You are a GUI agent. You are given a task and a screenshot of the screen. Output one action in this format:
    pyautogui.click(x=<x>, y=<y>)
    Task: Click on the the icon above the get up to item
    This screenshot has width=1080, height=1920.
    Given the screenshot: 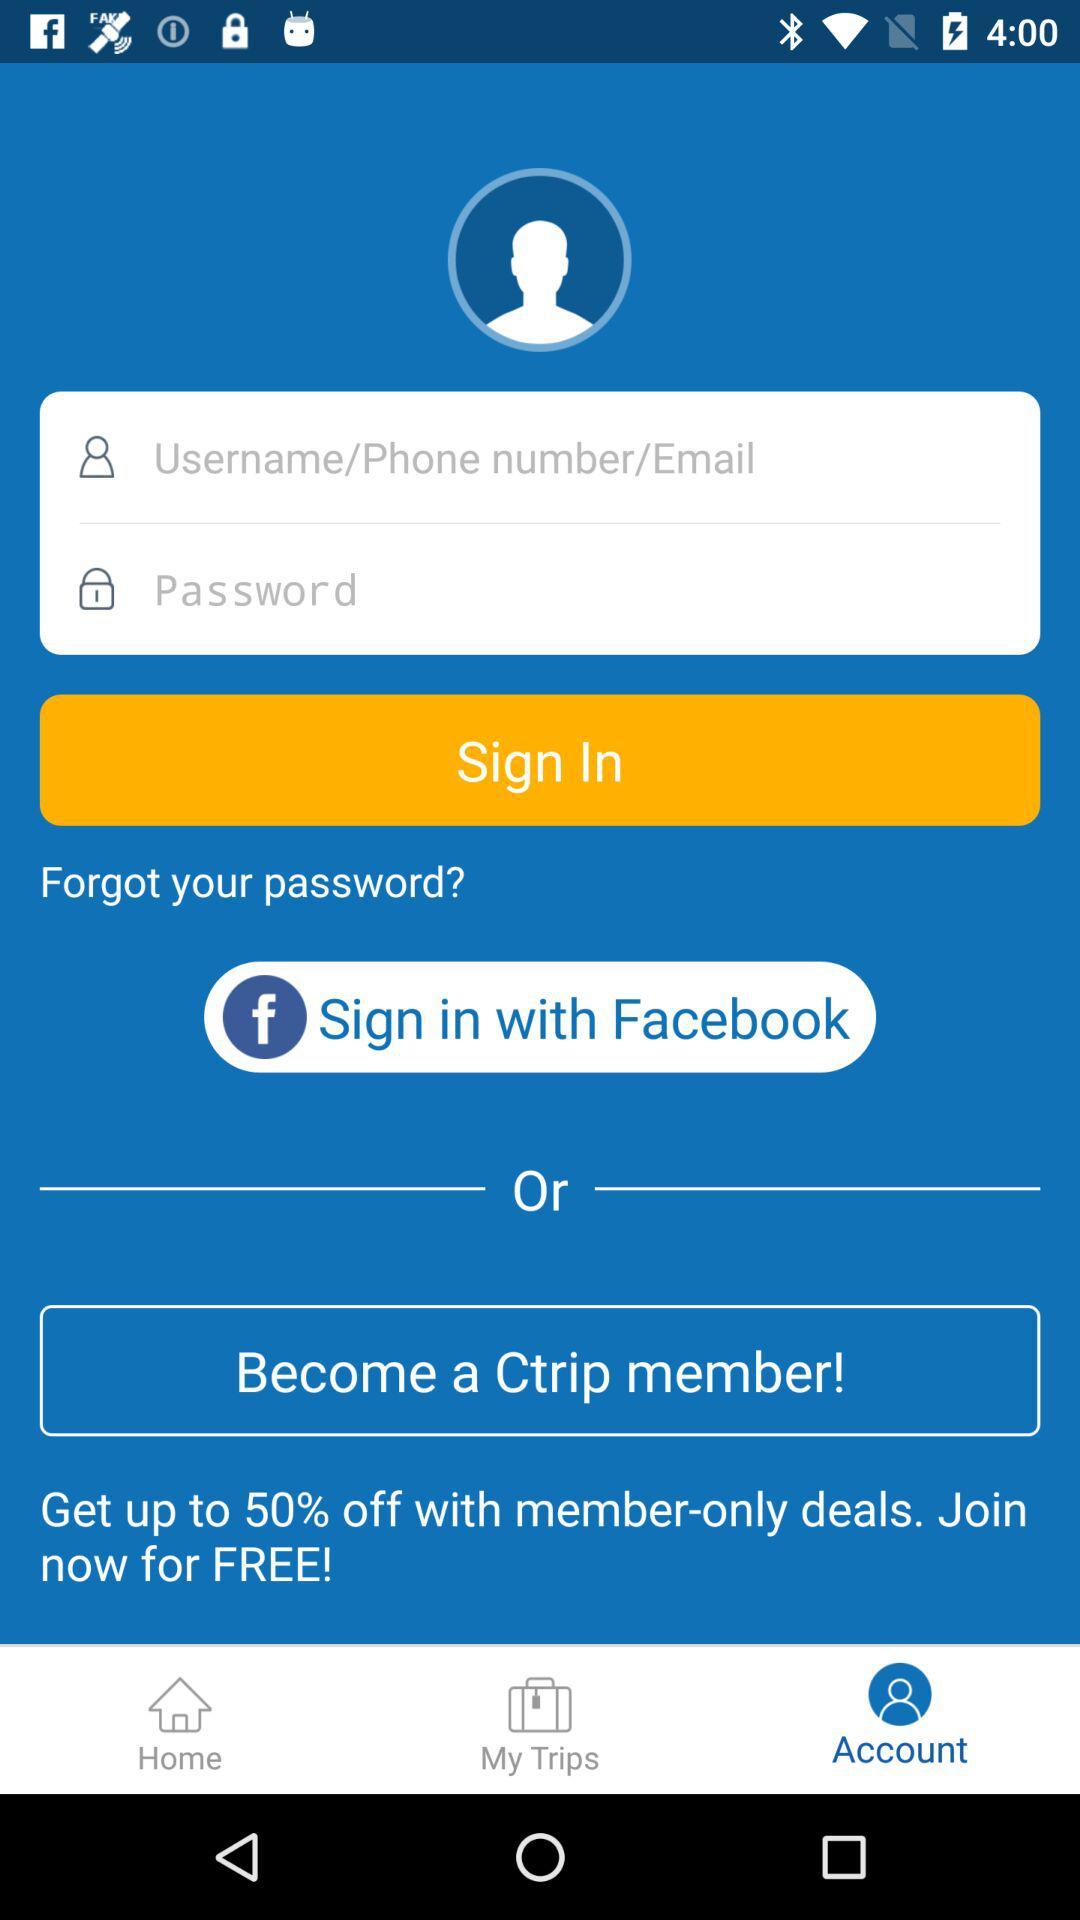 What is the action you would take?
    pyautogui.click(x=540, y=1369)
    